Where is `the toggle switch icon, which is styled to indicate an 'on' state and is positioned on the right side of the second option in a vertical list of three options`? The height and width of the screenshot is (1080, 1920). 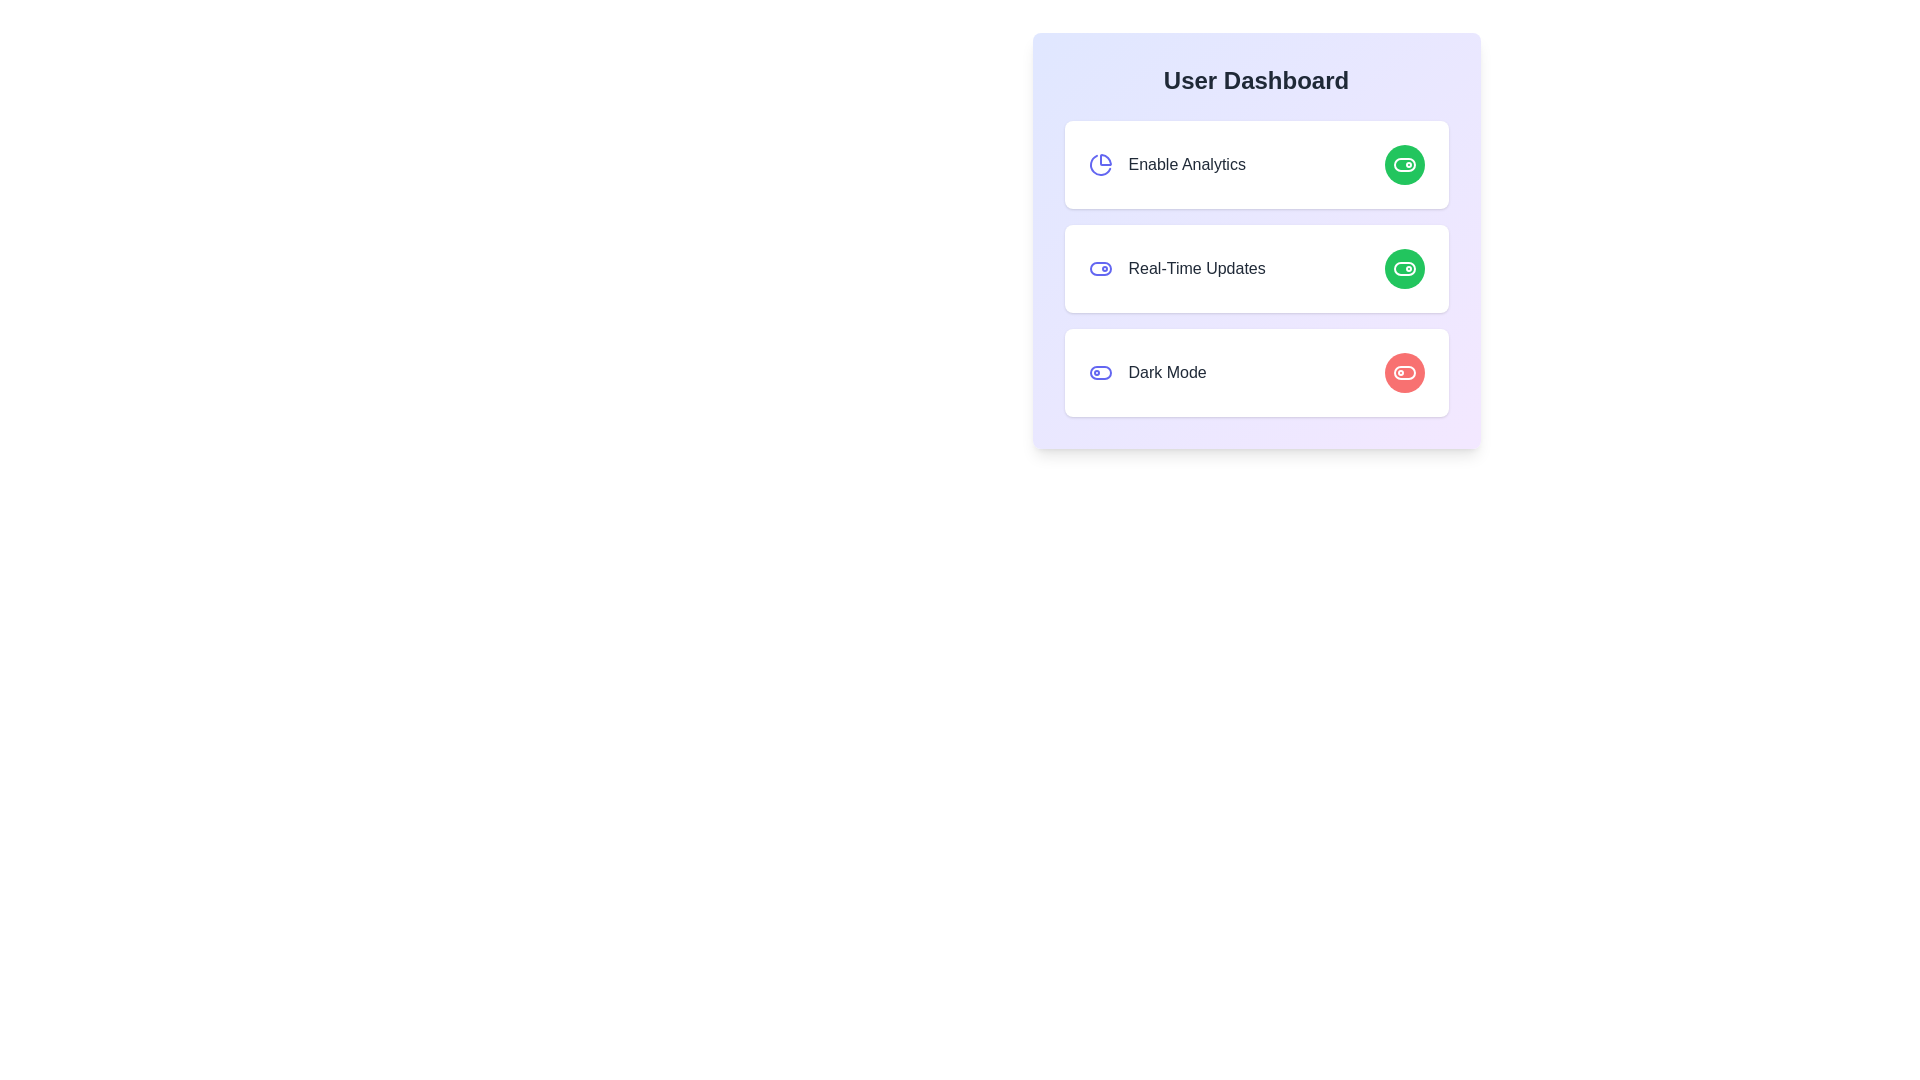
the toggle switch icon, which is styled to indicate an 'on' state and is positioned on the right side of the second option in a vertical list of three options is located at coordinates (1403, 164).